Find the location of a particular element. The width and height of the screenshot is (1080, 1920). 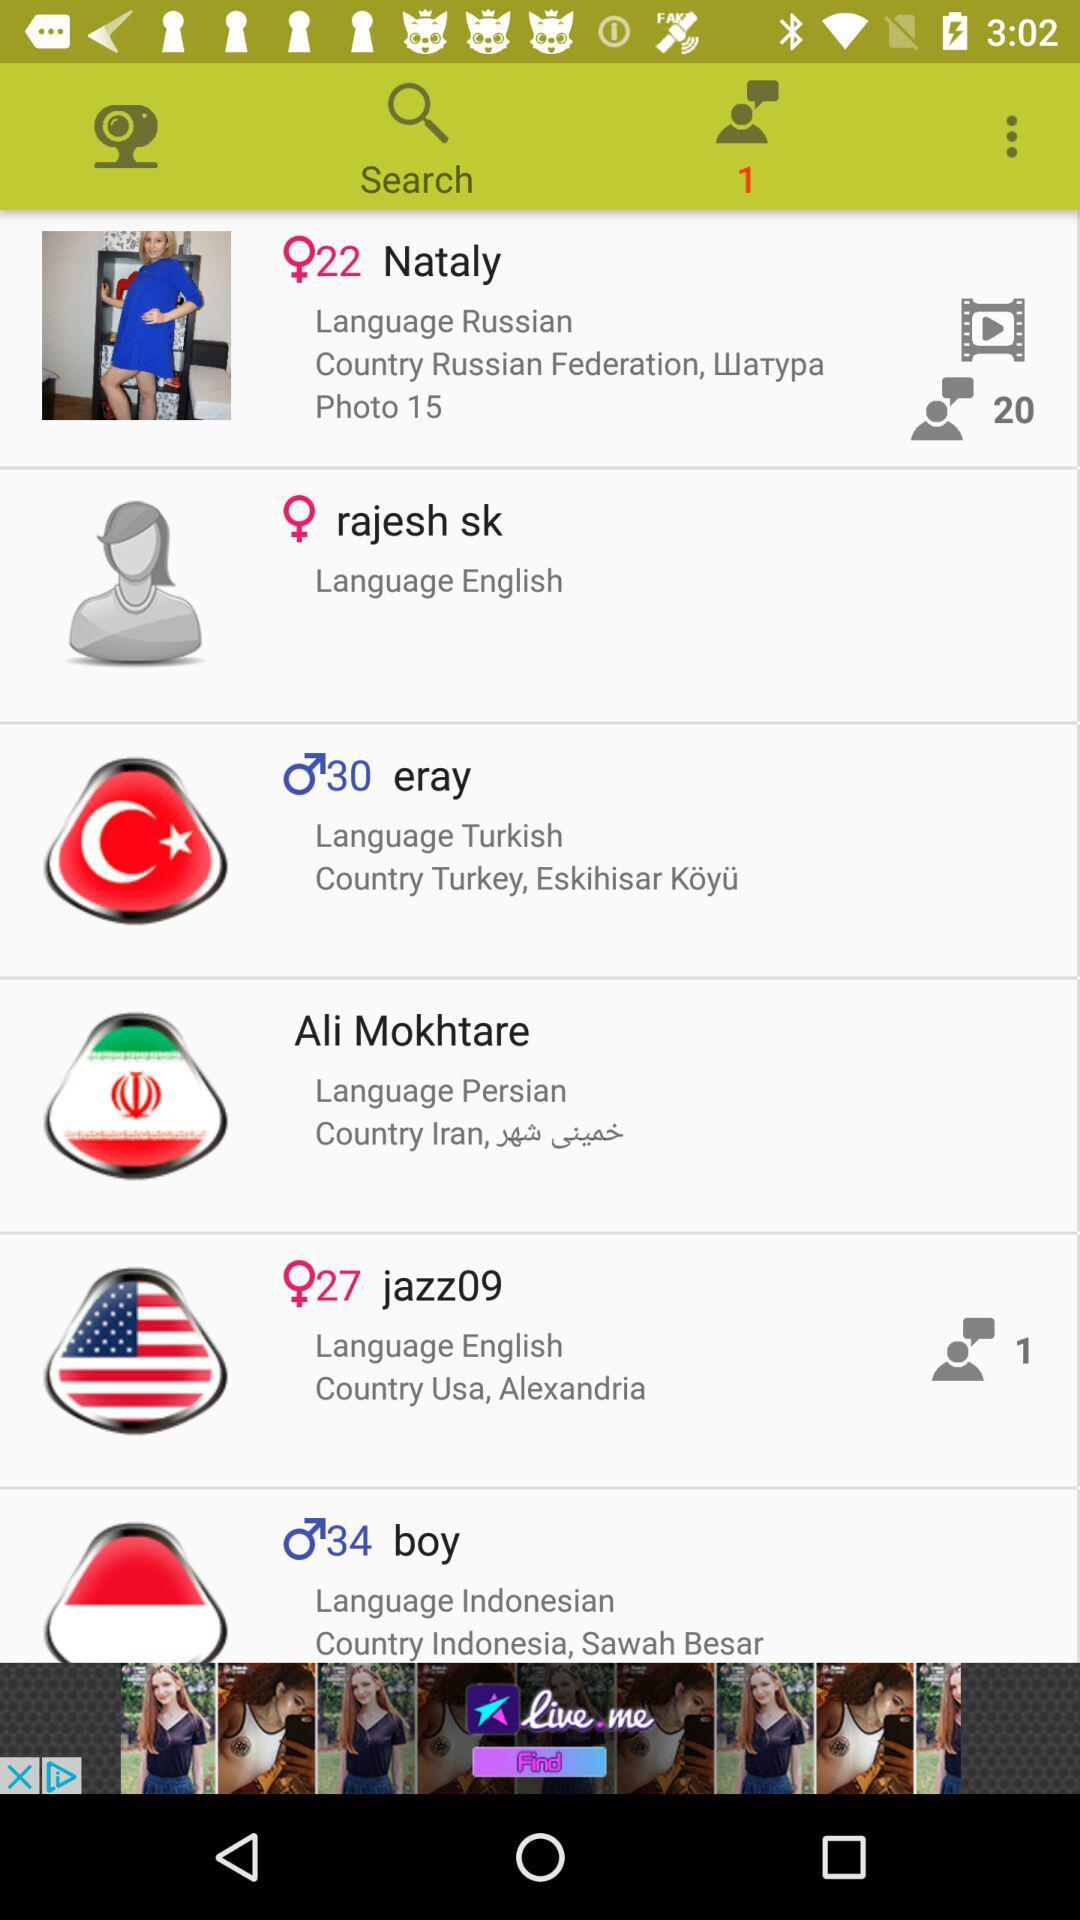

profile picture is located at coordinates (135, 1093).